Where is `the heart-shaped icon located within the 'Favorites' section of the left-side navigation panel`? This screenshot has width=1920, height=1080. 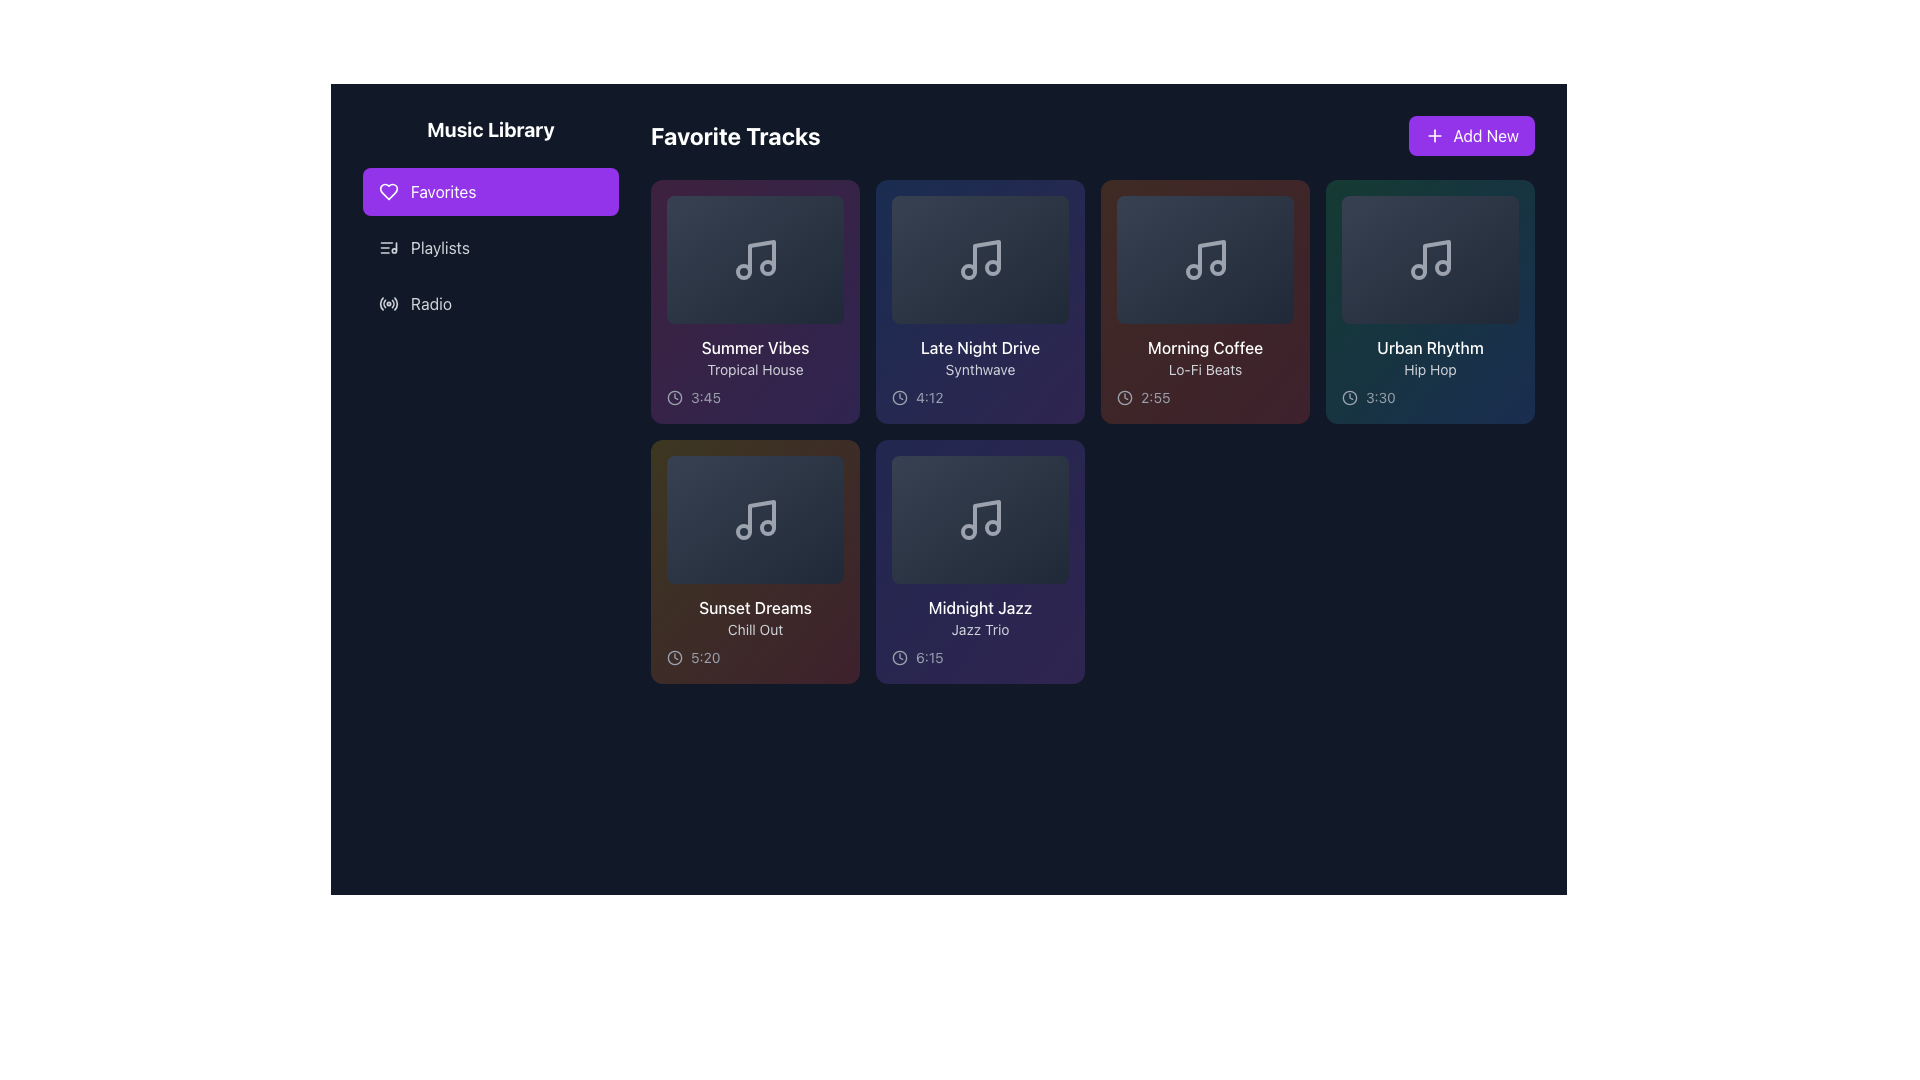
the heart-shaped icon located within the 'Favorites' section of the left-side navigation panel is located at coordinates (388, 192).